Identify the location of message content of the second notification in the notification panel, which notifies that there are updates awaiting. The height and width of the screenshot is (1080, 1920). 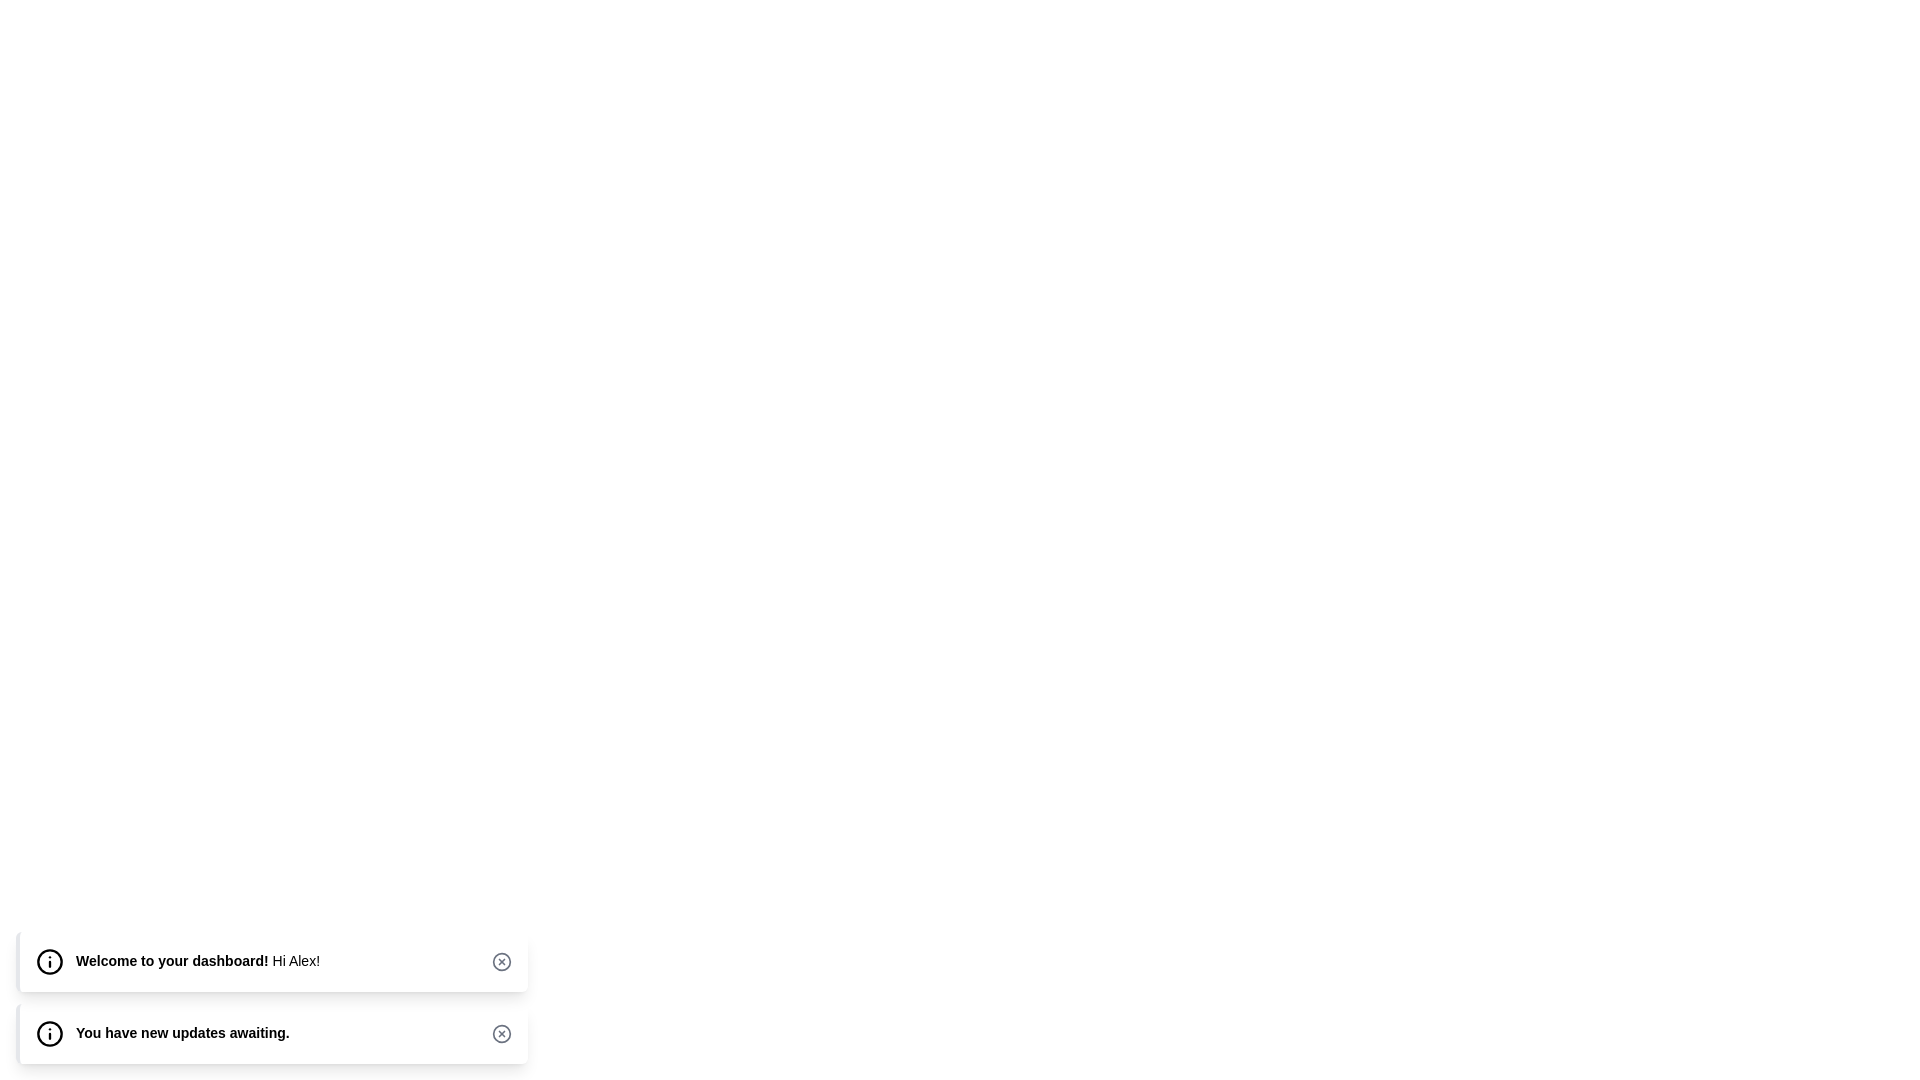
(271, 998).